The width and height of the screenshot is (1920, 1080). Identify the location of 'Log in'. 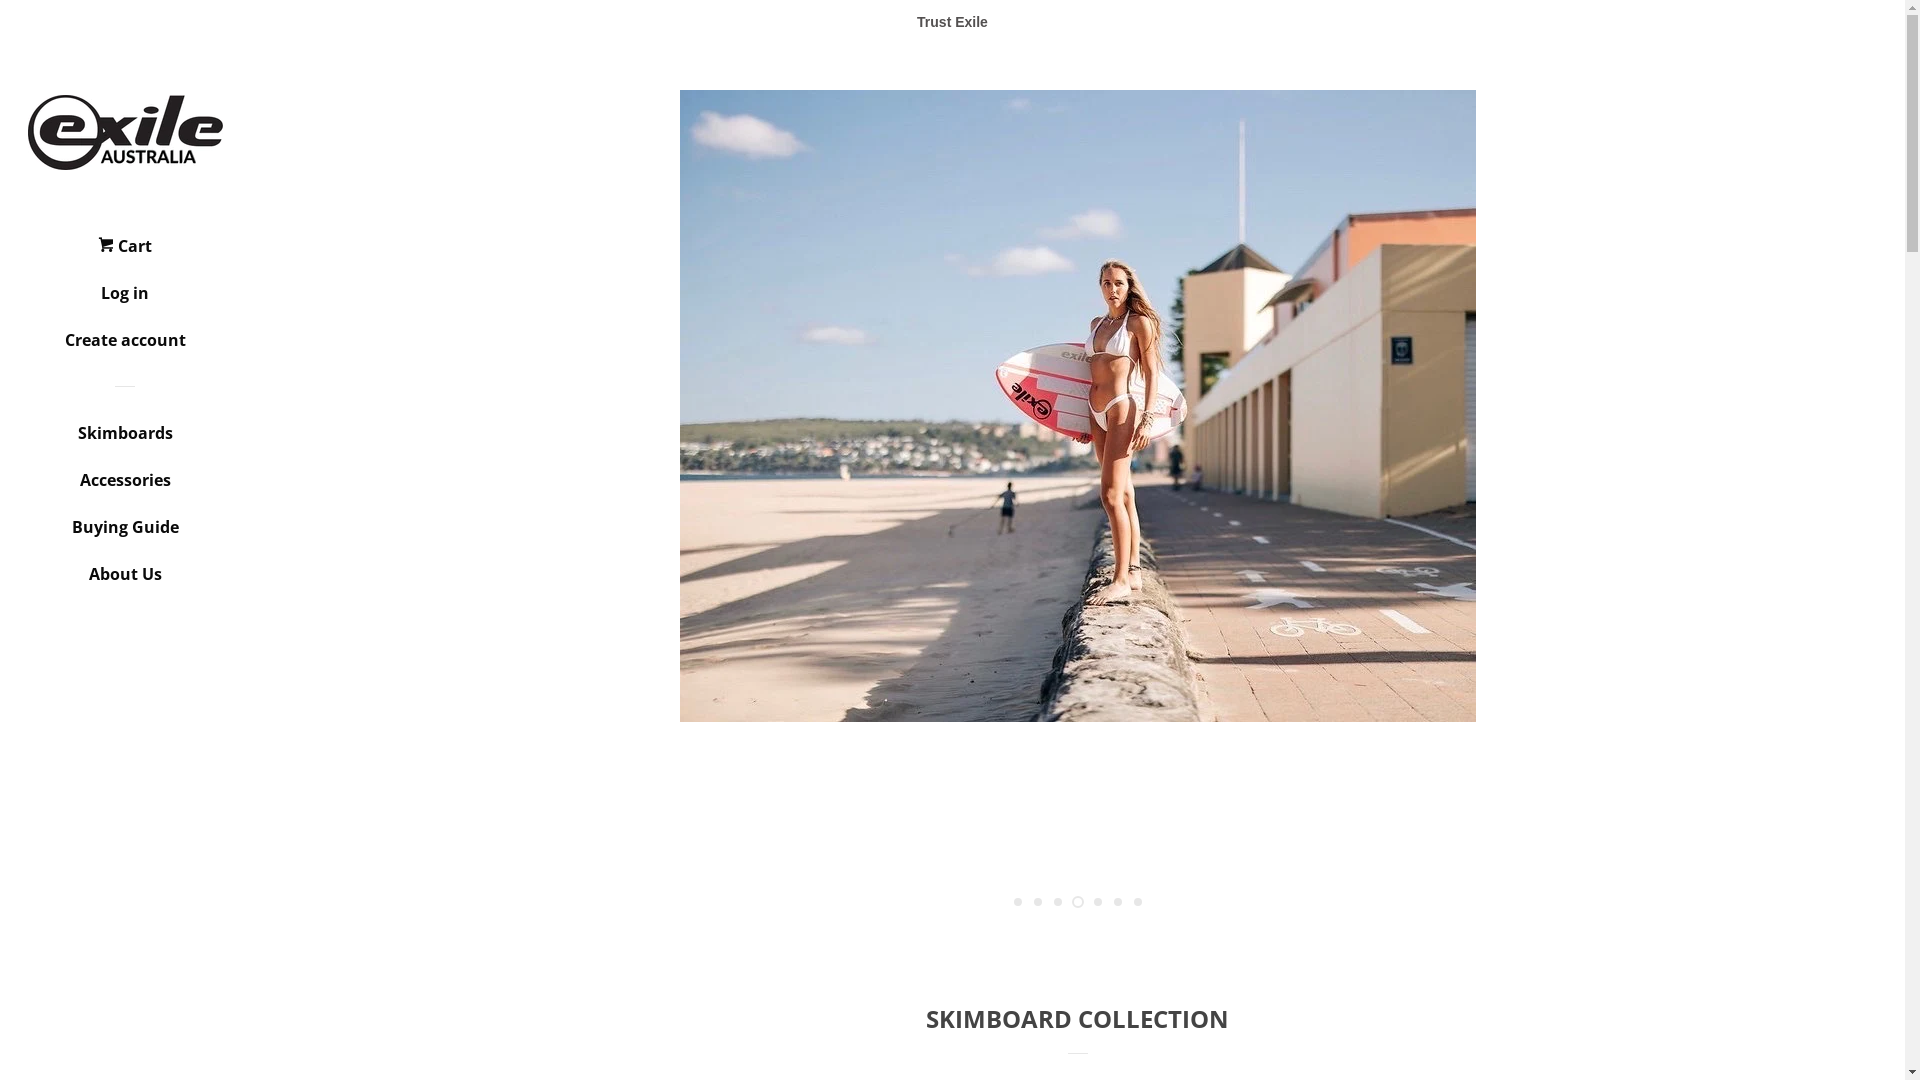
(123, 300).